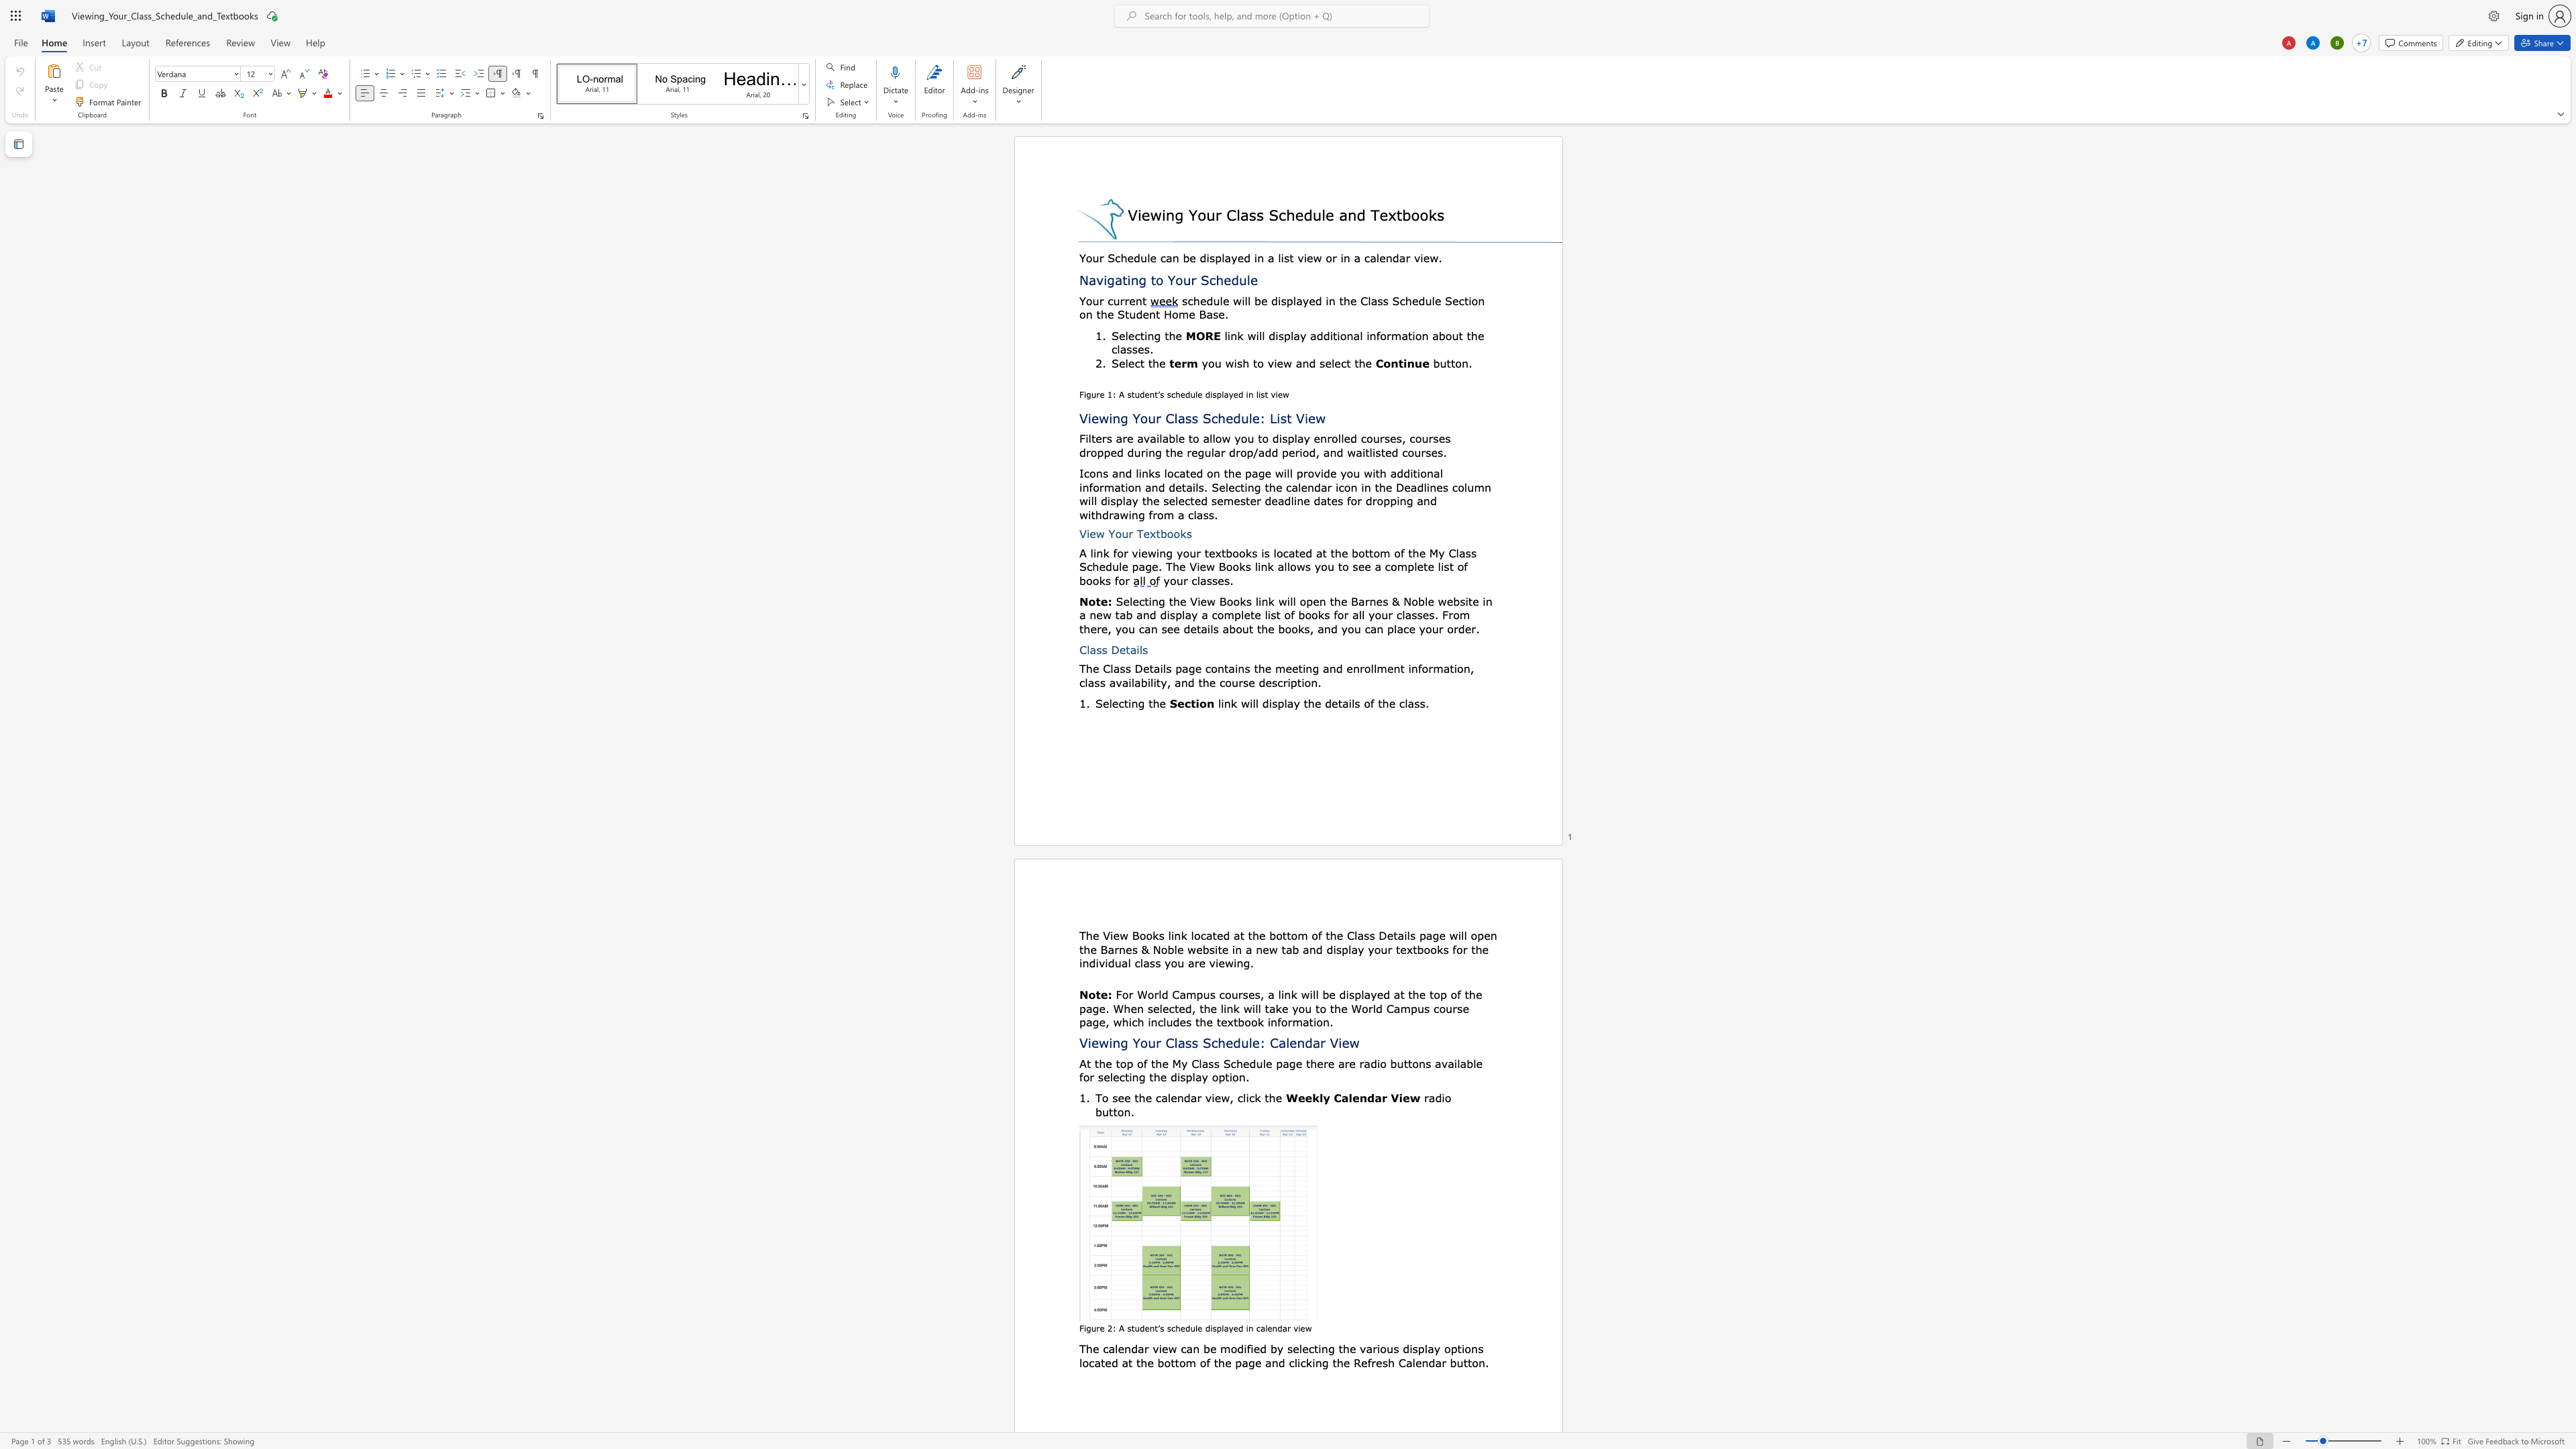  What do you see at coordinates (1114, 667) in the screenshot?
I see `the space between the continuous character "l" and "a" in the text` at bounding box center [1114, 667].